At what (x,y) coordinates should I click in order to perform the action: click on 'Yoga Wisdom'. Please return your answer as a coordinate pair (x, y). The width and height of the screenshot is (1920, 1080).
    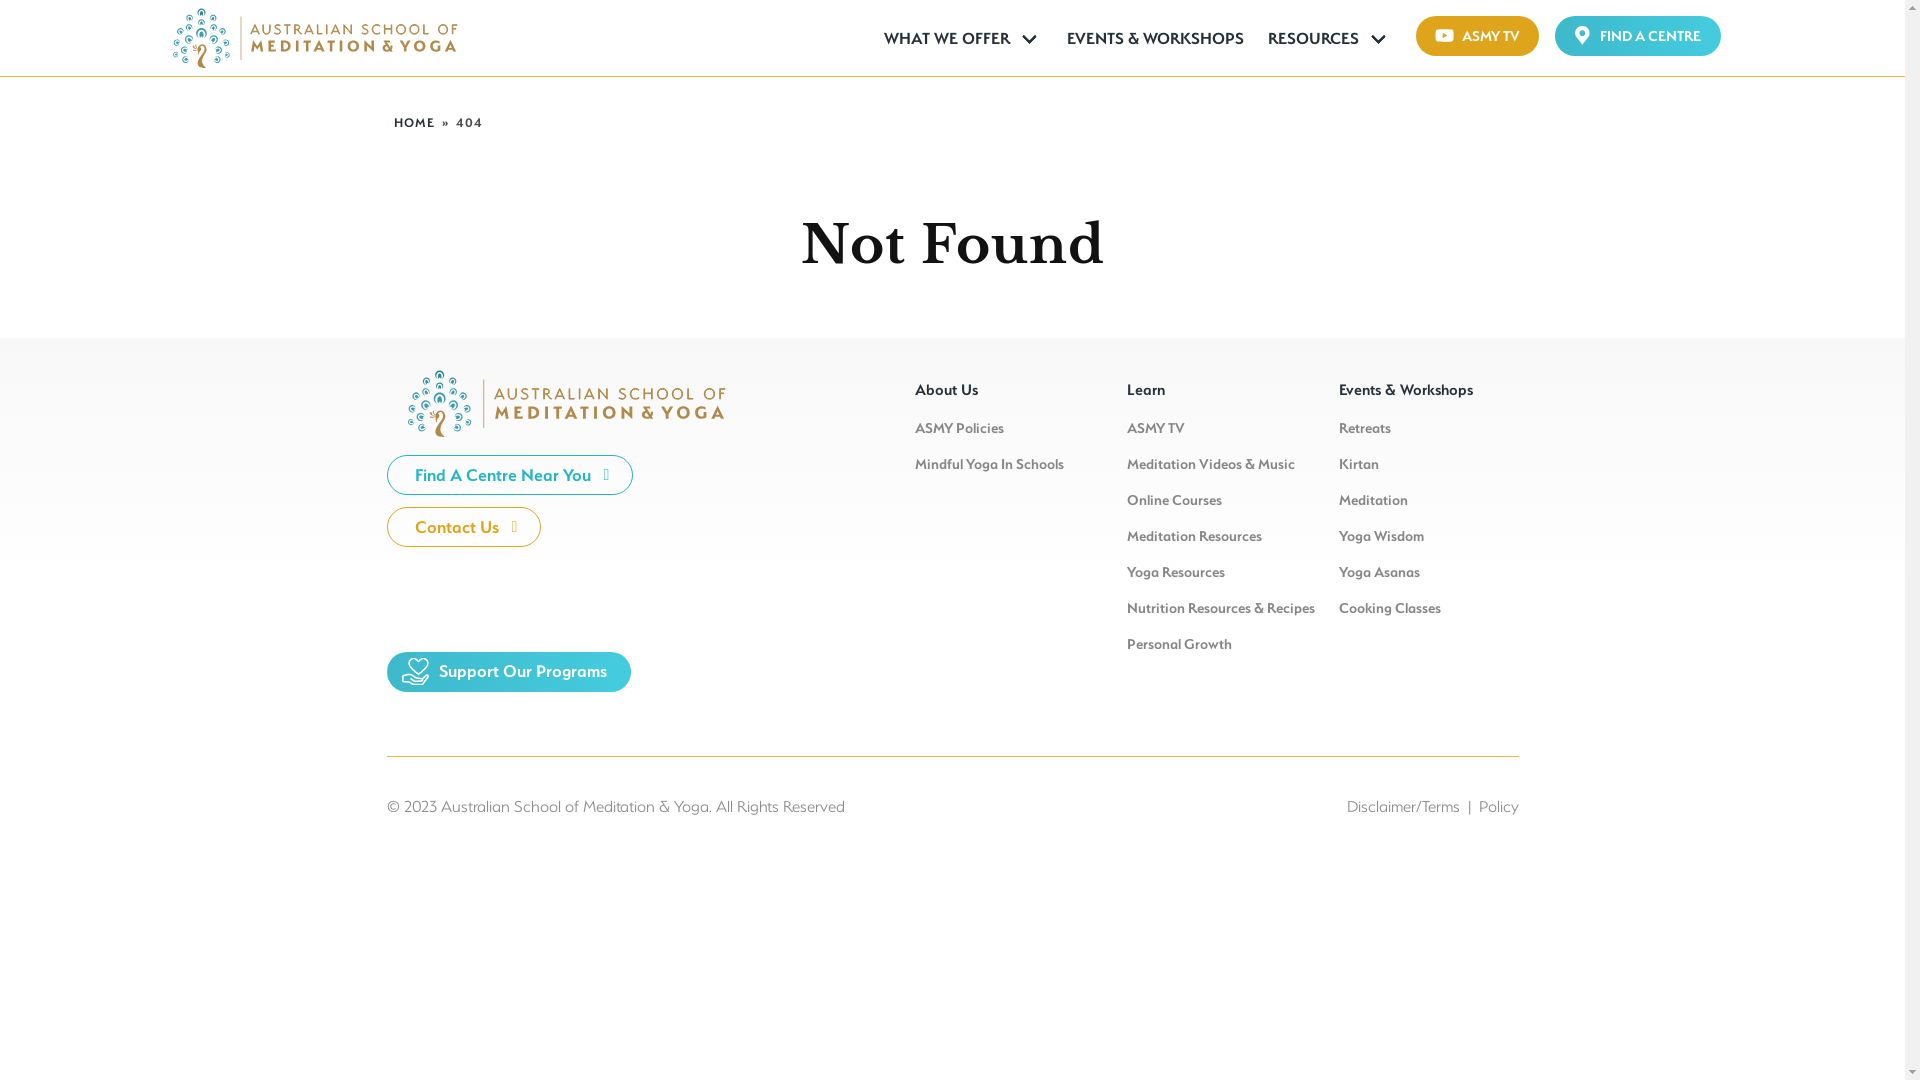
    Looking at the image, I should click on (1338, 535).